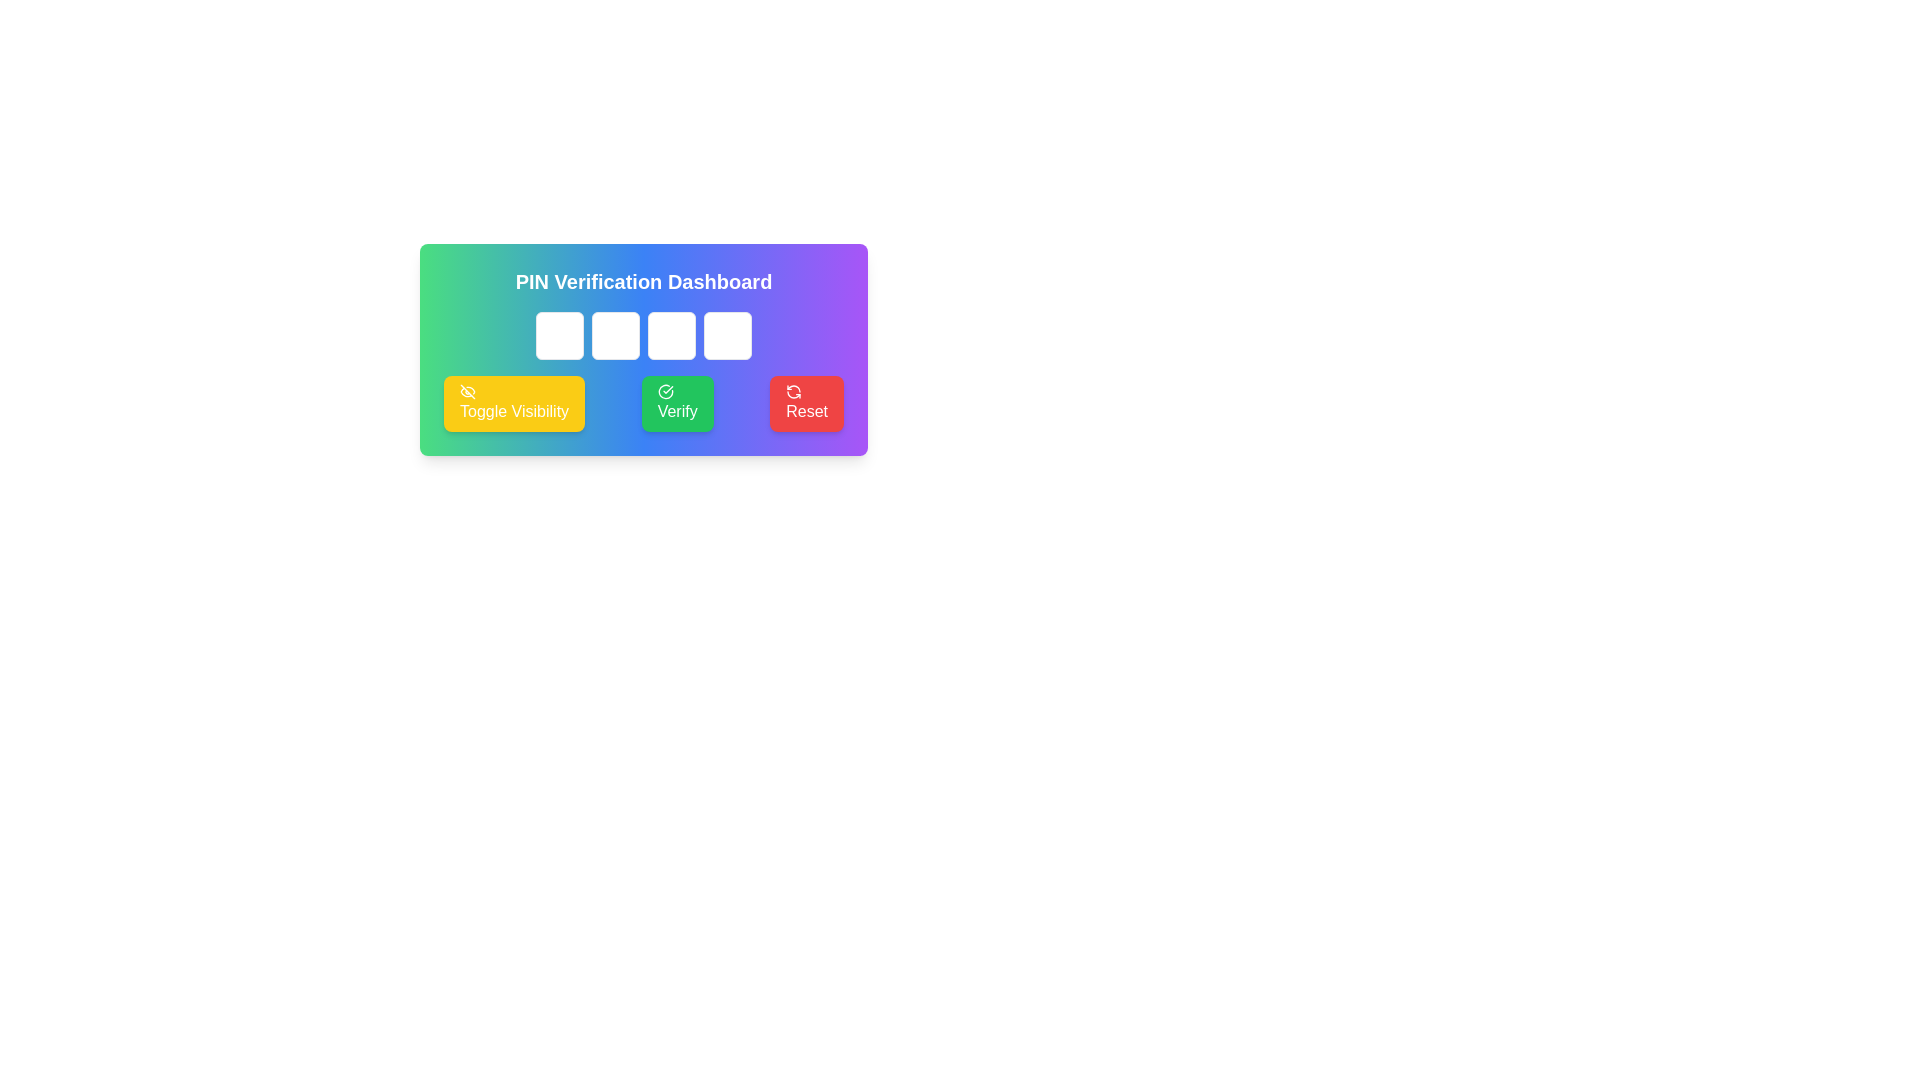  Describe the element at coordinates (677, 404) in the screenshot. I see `the 'Verify' button, which is a green rectangular button with a checkmark icon above the text 'Verify', located in the middle of three horizontally aligned buttons` at that location.